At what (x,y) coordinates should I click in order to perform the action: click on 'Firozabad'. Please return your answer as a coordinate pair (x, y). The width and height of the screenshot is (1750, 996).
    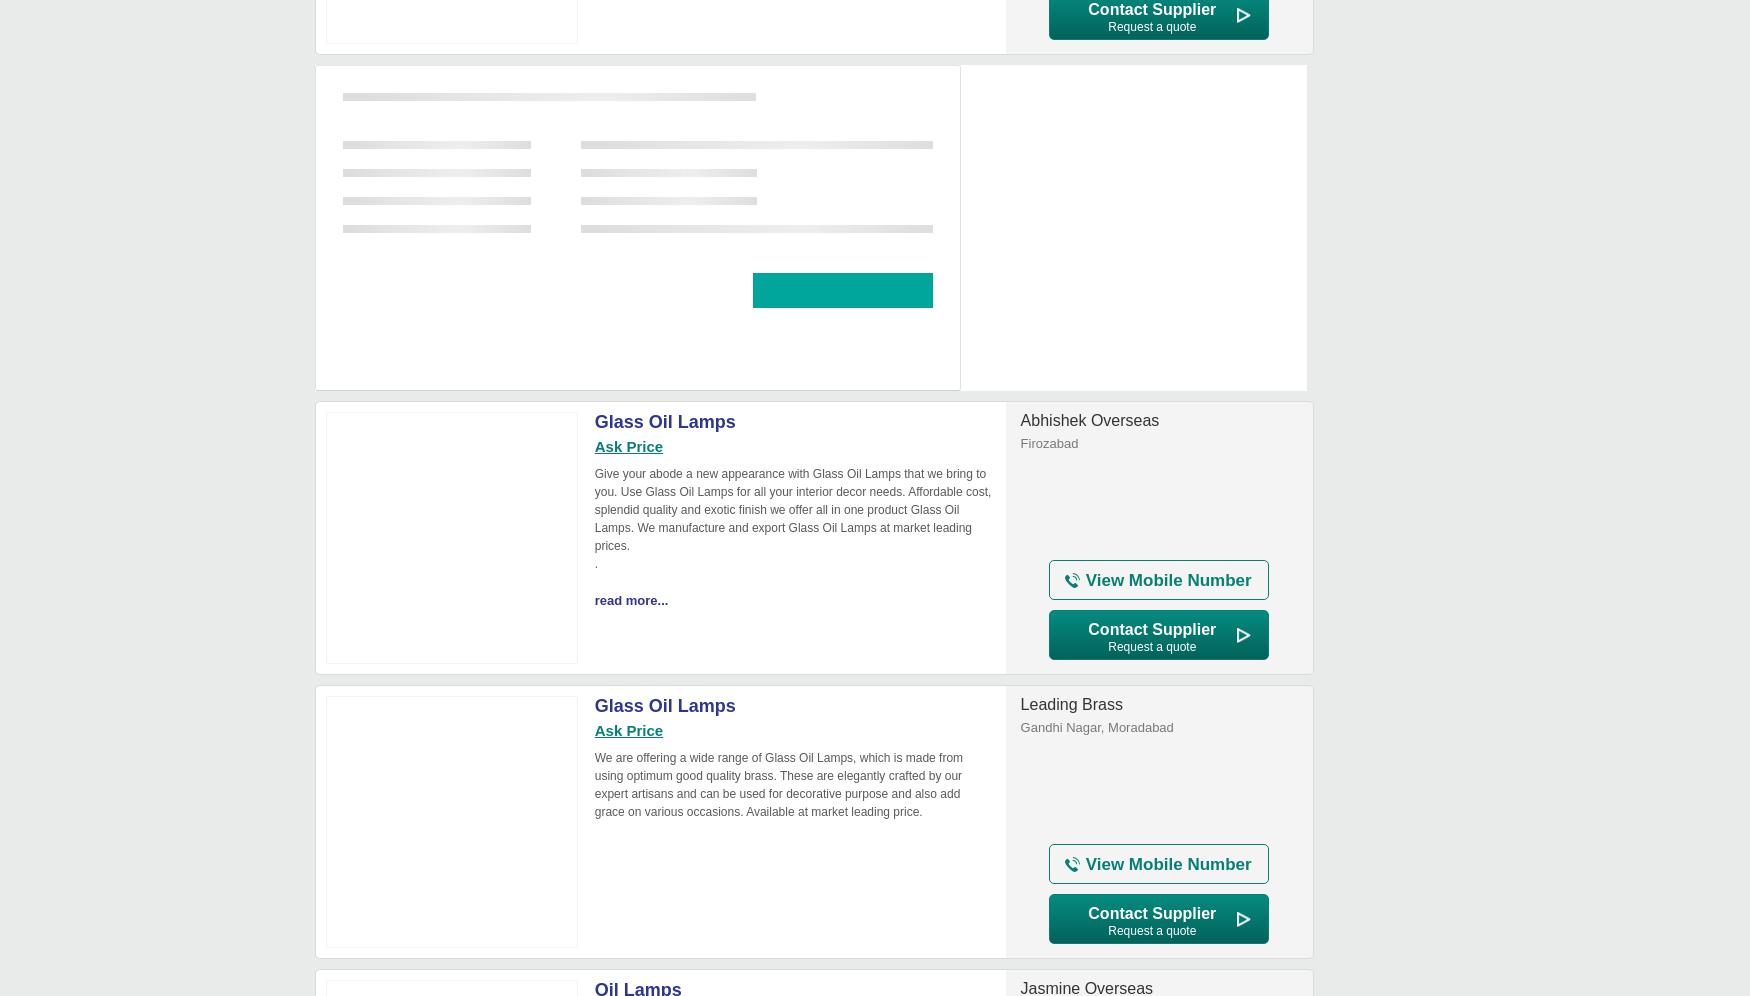
    Looking at the image, I should click on (1047, 443).